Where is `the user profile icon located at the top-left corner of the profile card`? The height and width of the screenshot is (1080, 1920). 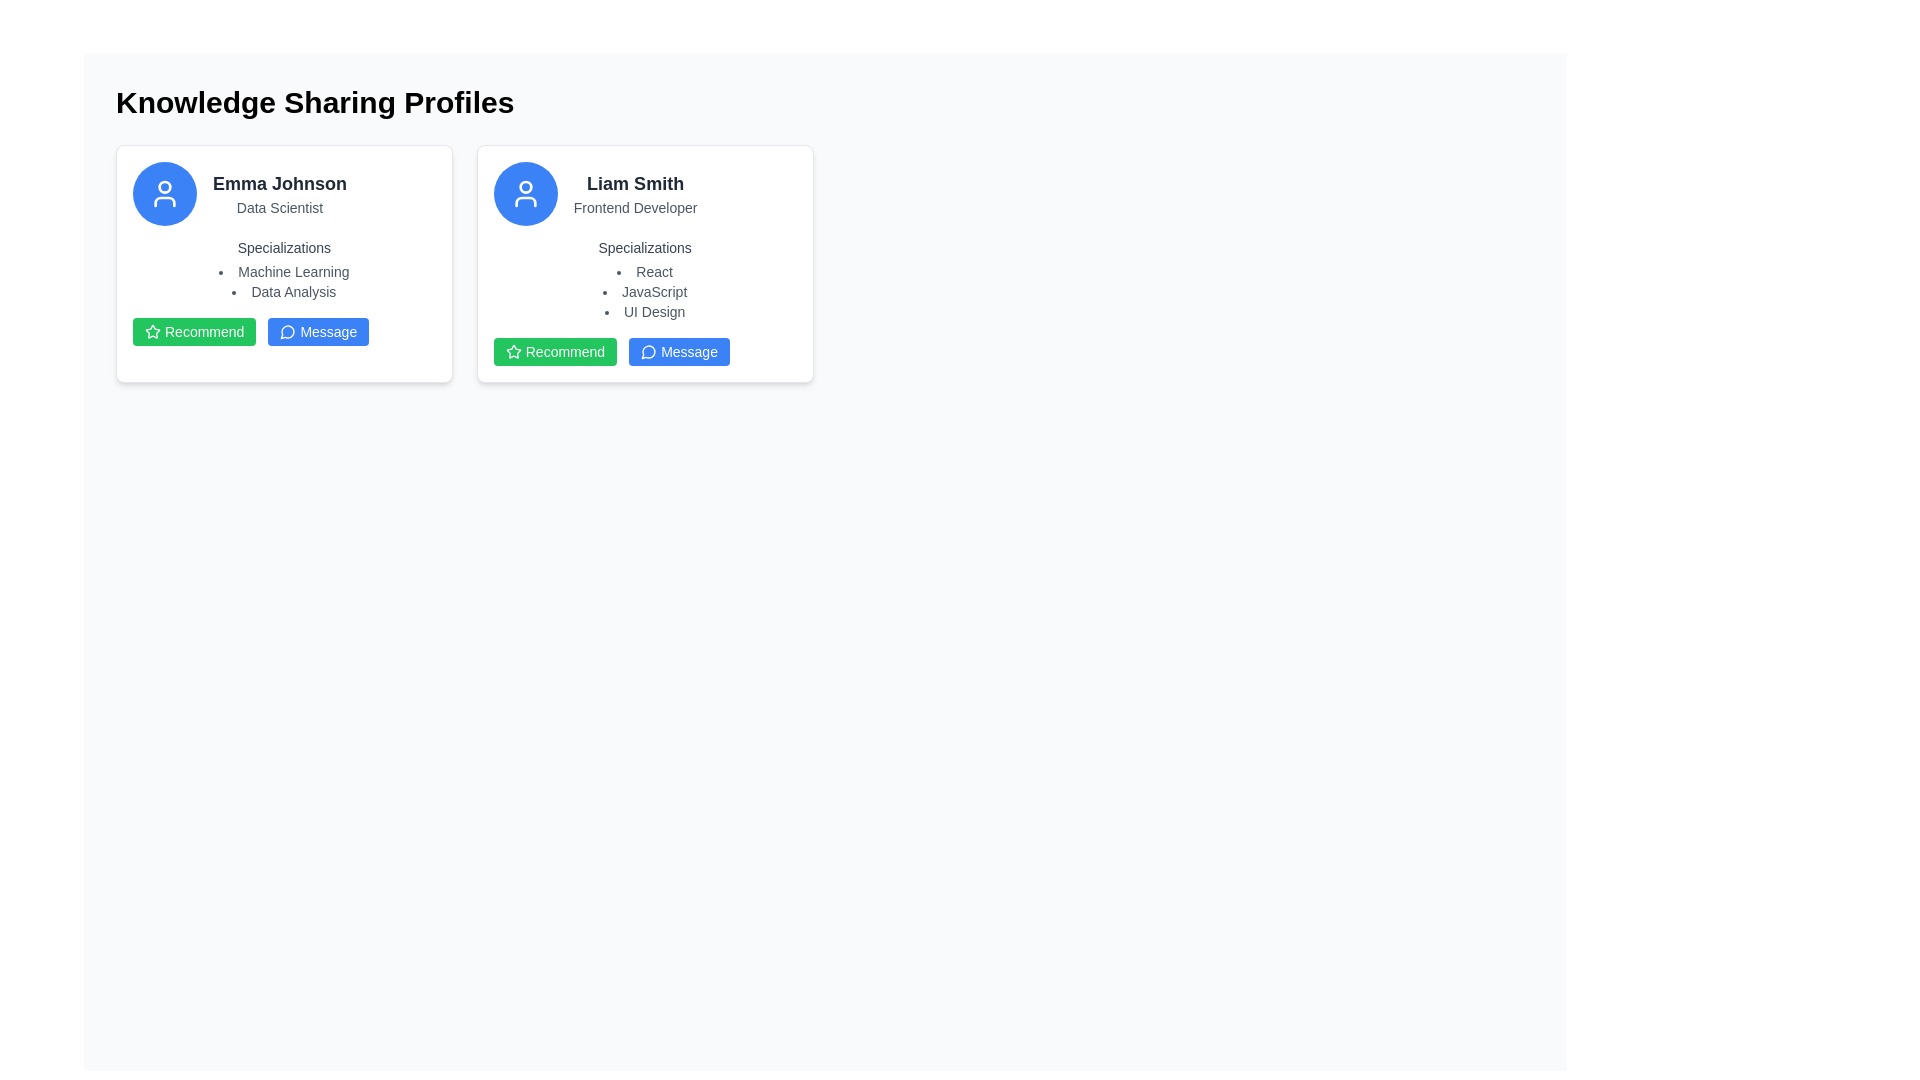
the user profile icon located at the top-left corner of the profile card is located at coordinates (164, 201).